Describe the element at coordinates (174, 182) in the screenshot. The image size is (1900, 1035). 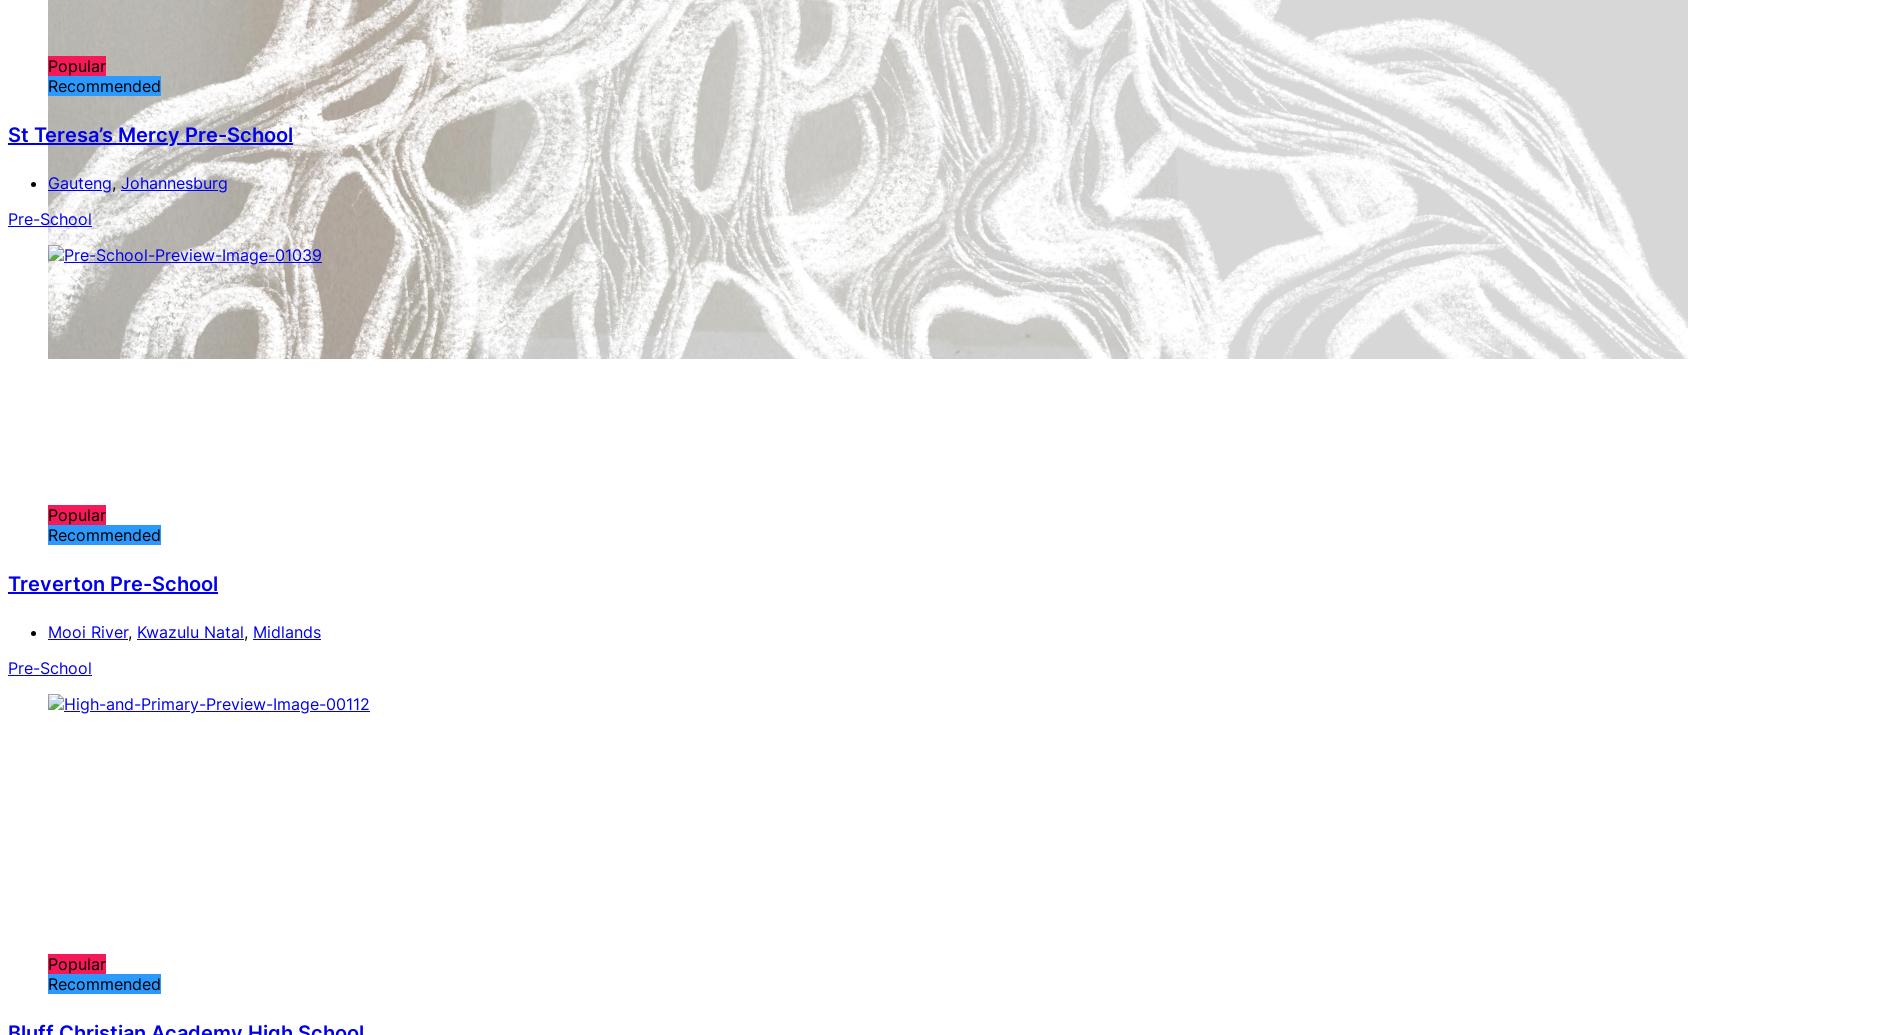
I see `'Johannesburg'` at that location.